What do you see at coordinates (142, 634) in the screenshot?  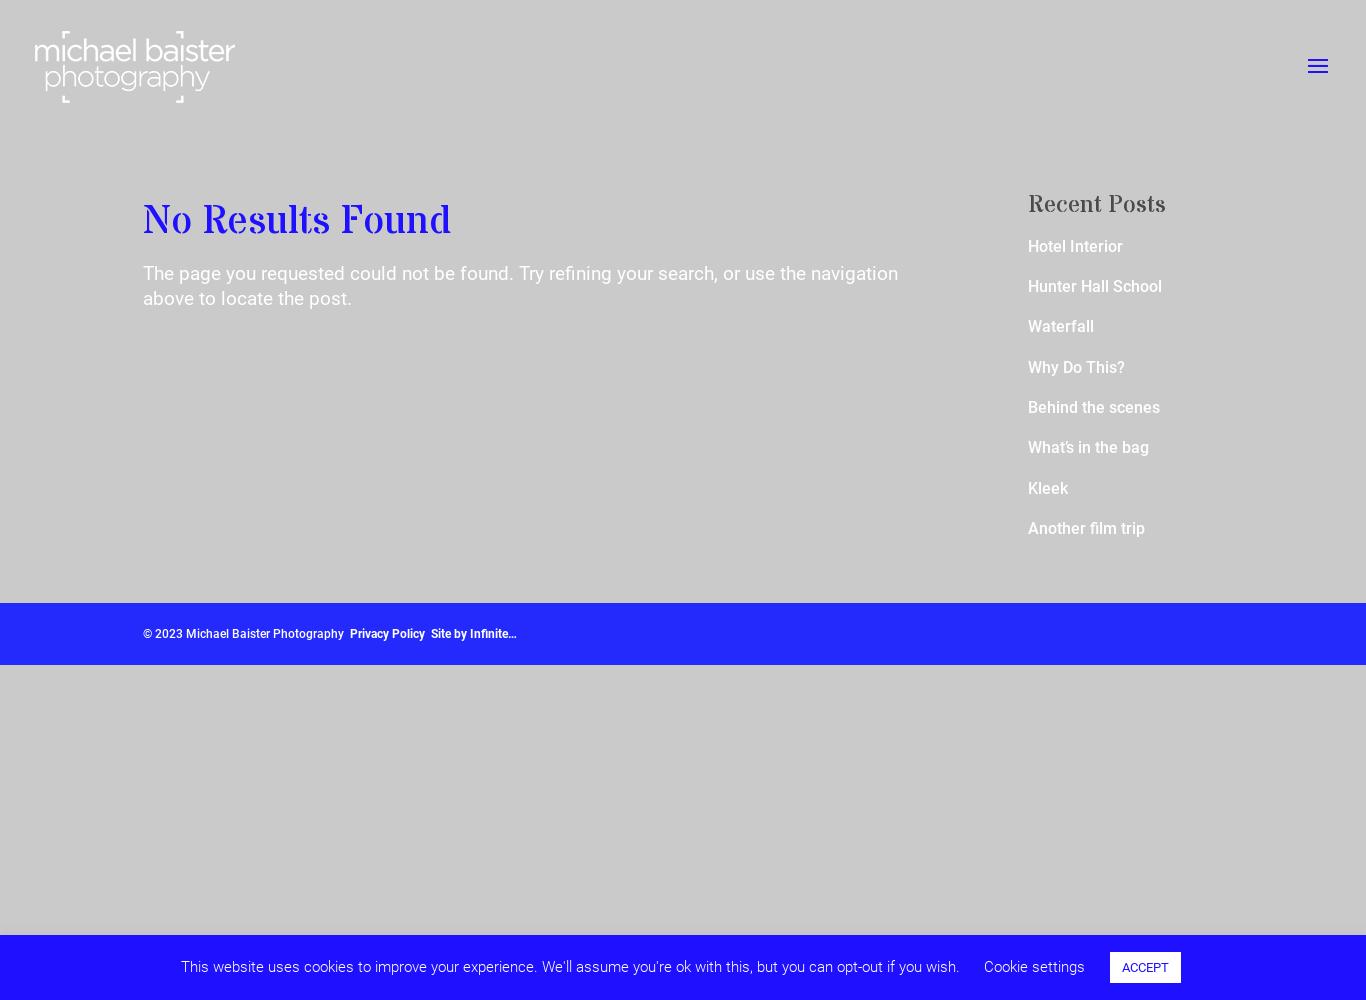 I see `'© 2023 Michael Baister Photography'` at bounding box center [142, 634].